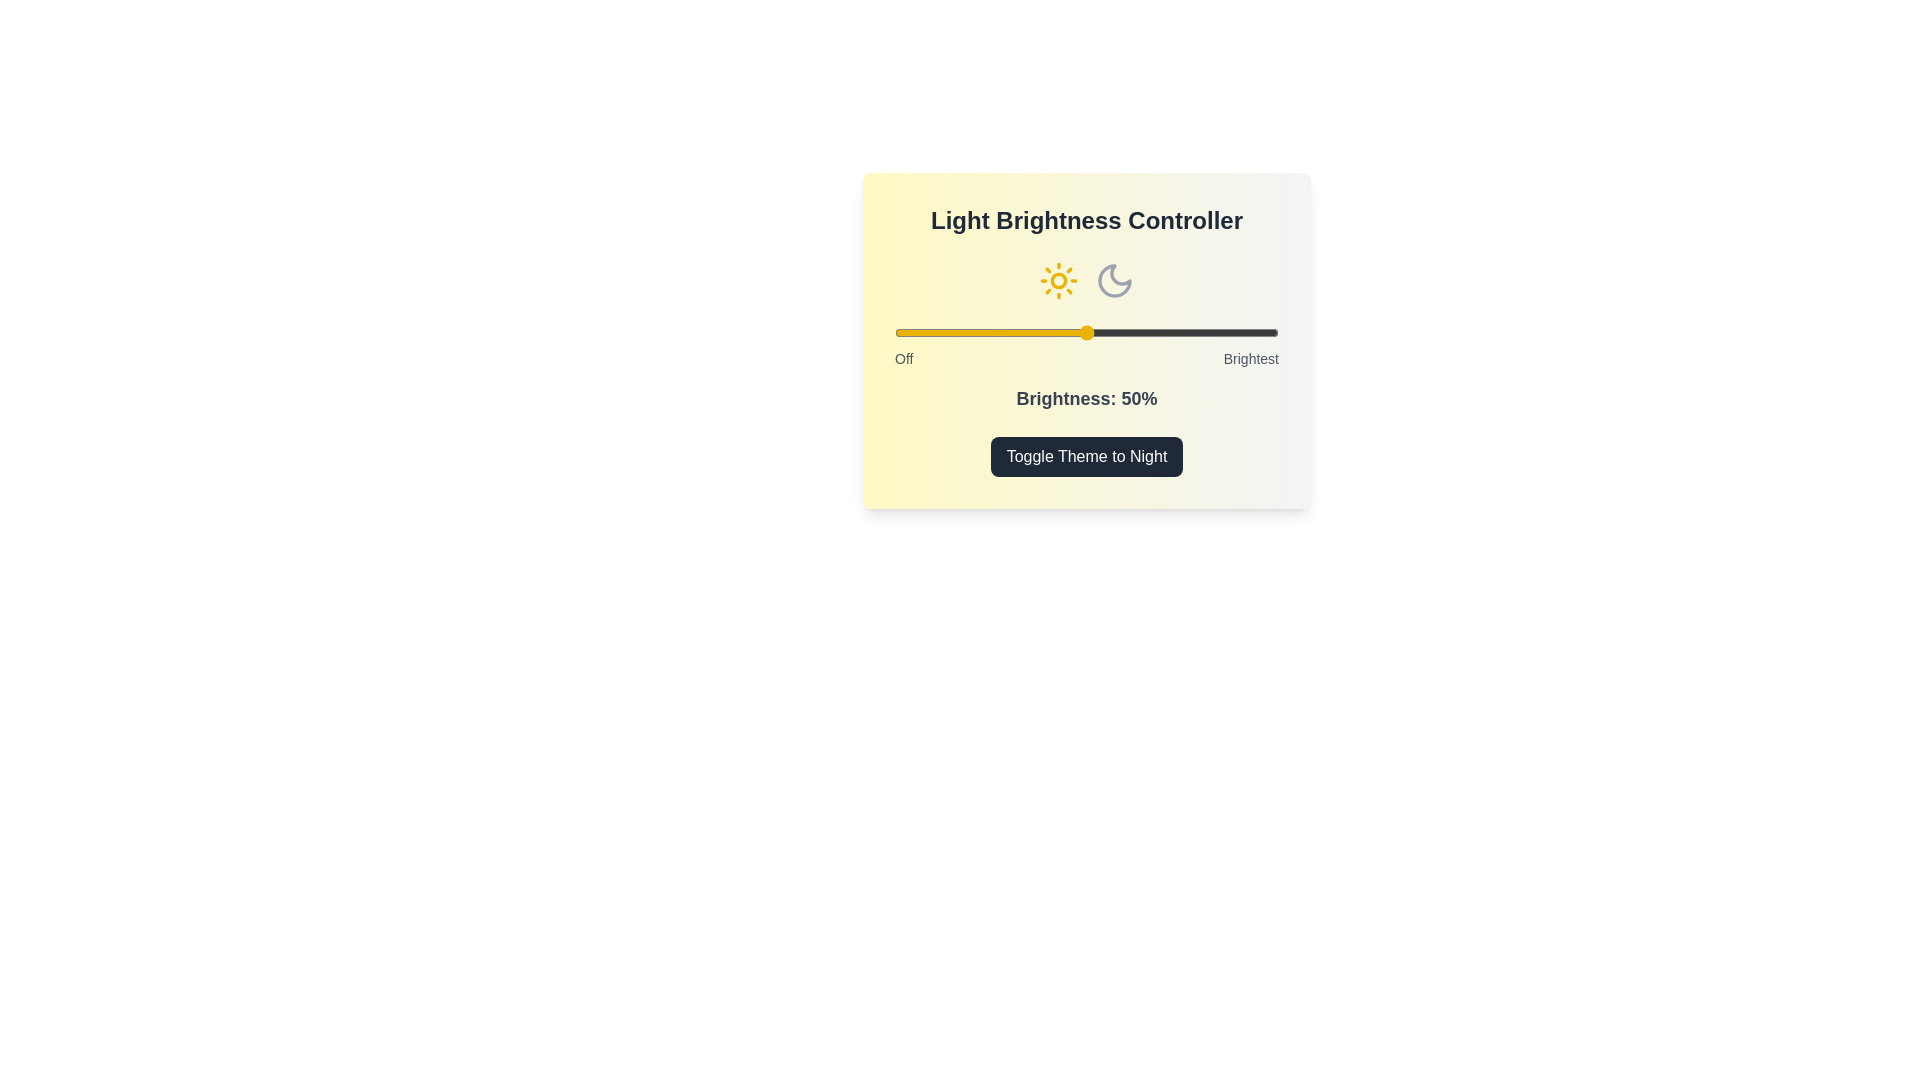 Image resolution: width=1920 pixels, height=1080 pixels. What do you see at coordinates (1058, 281) in the screenshot?
I see `the sun icon to toggle the theme` at bounding box center [1058, 281].